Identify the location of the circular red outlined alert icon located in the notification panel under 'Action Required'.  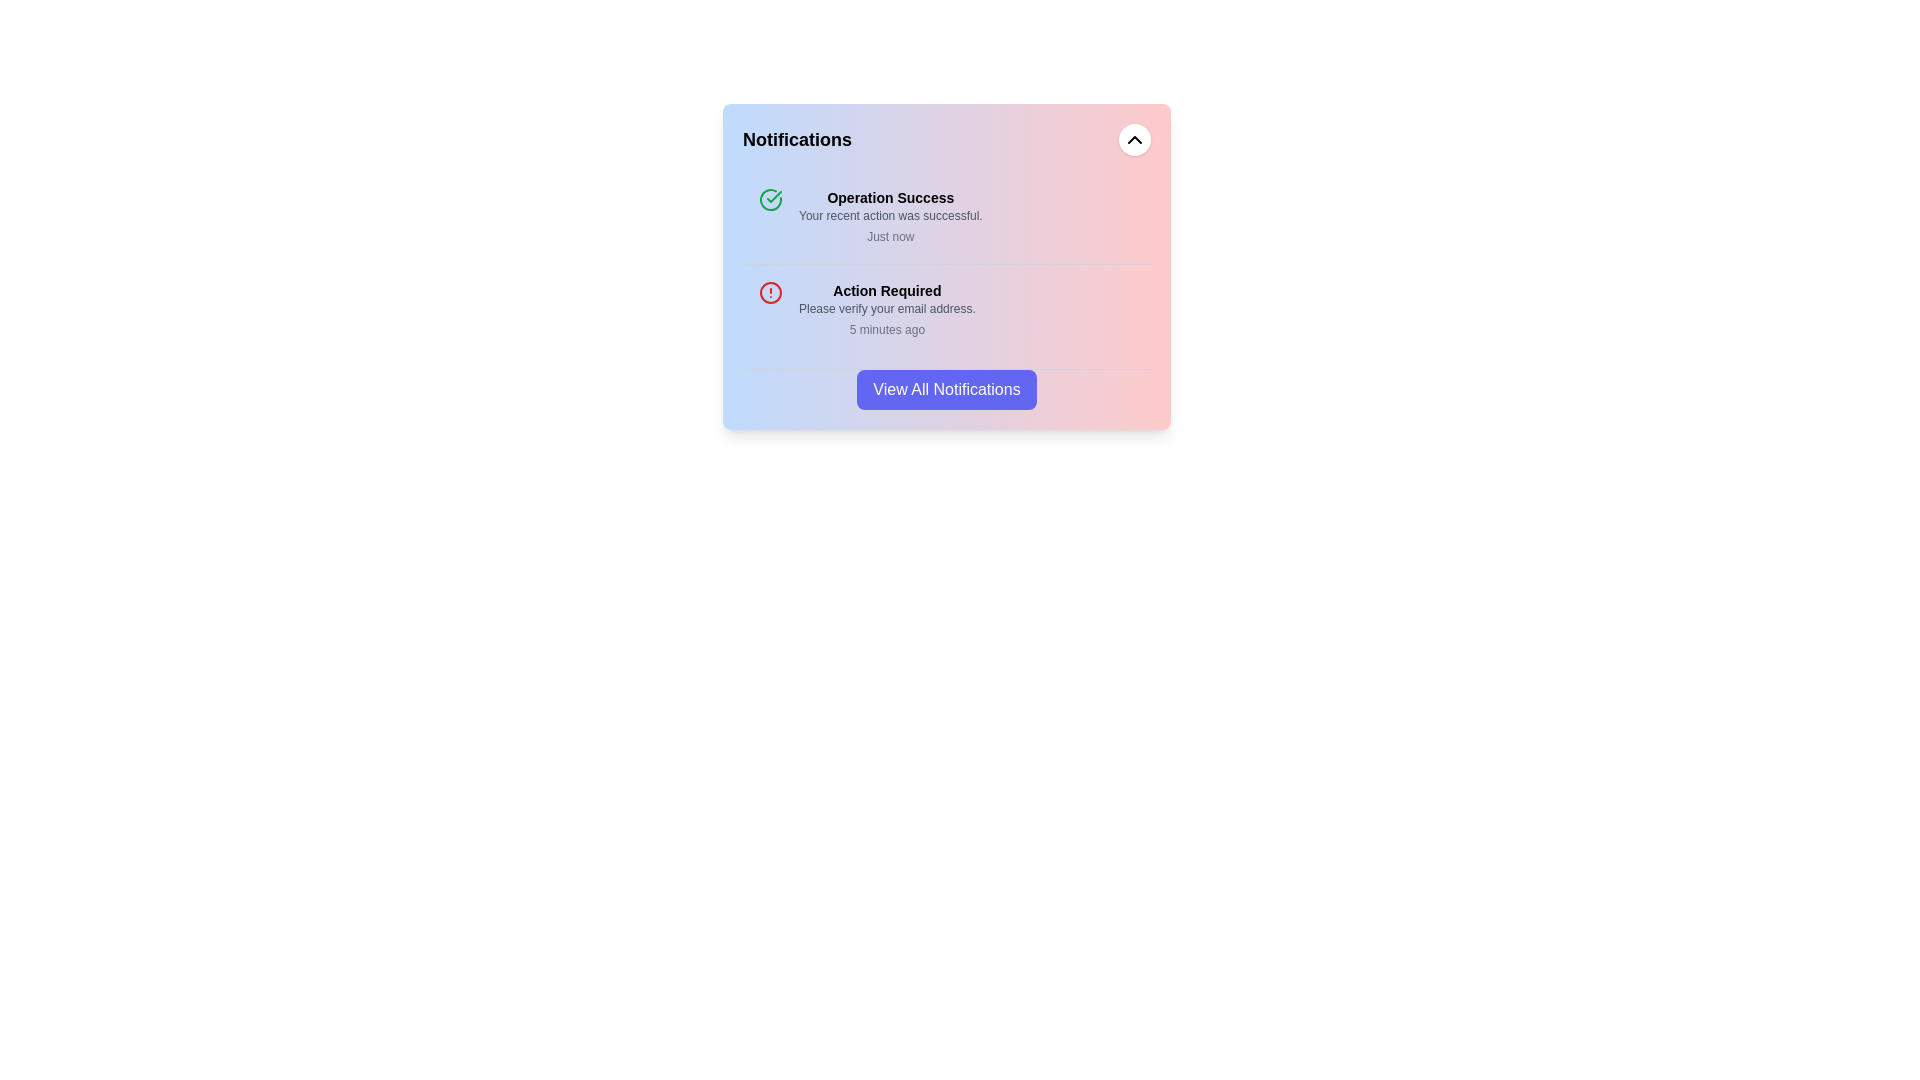
(770, 293).